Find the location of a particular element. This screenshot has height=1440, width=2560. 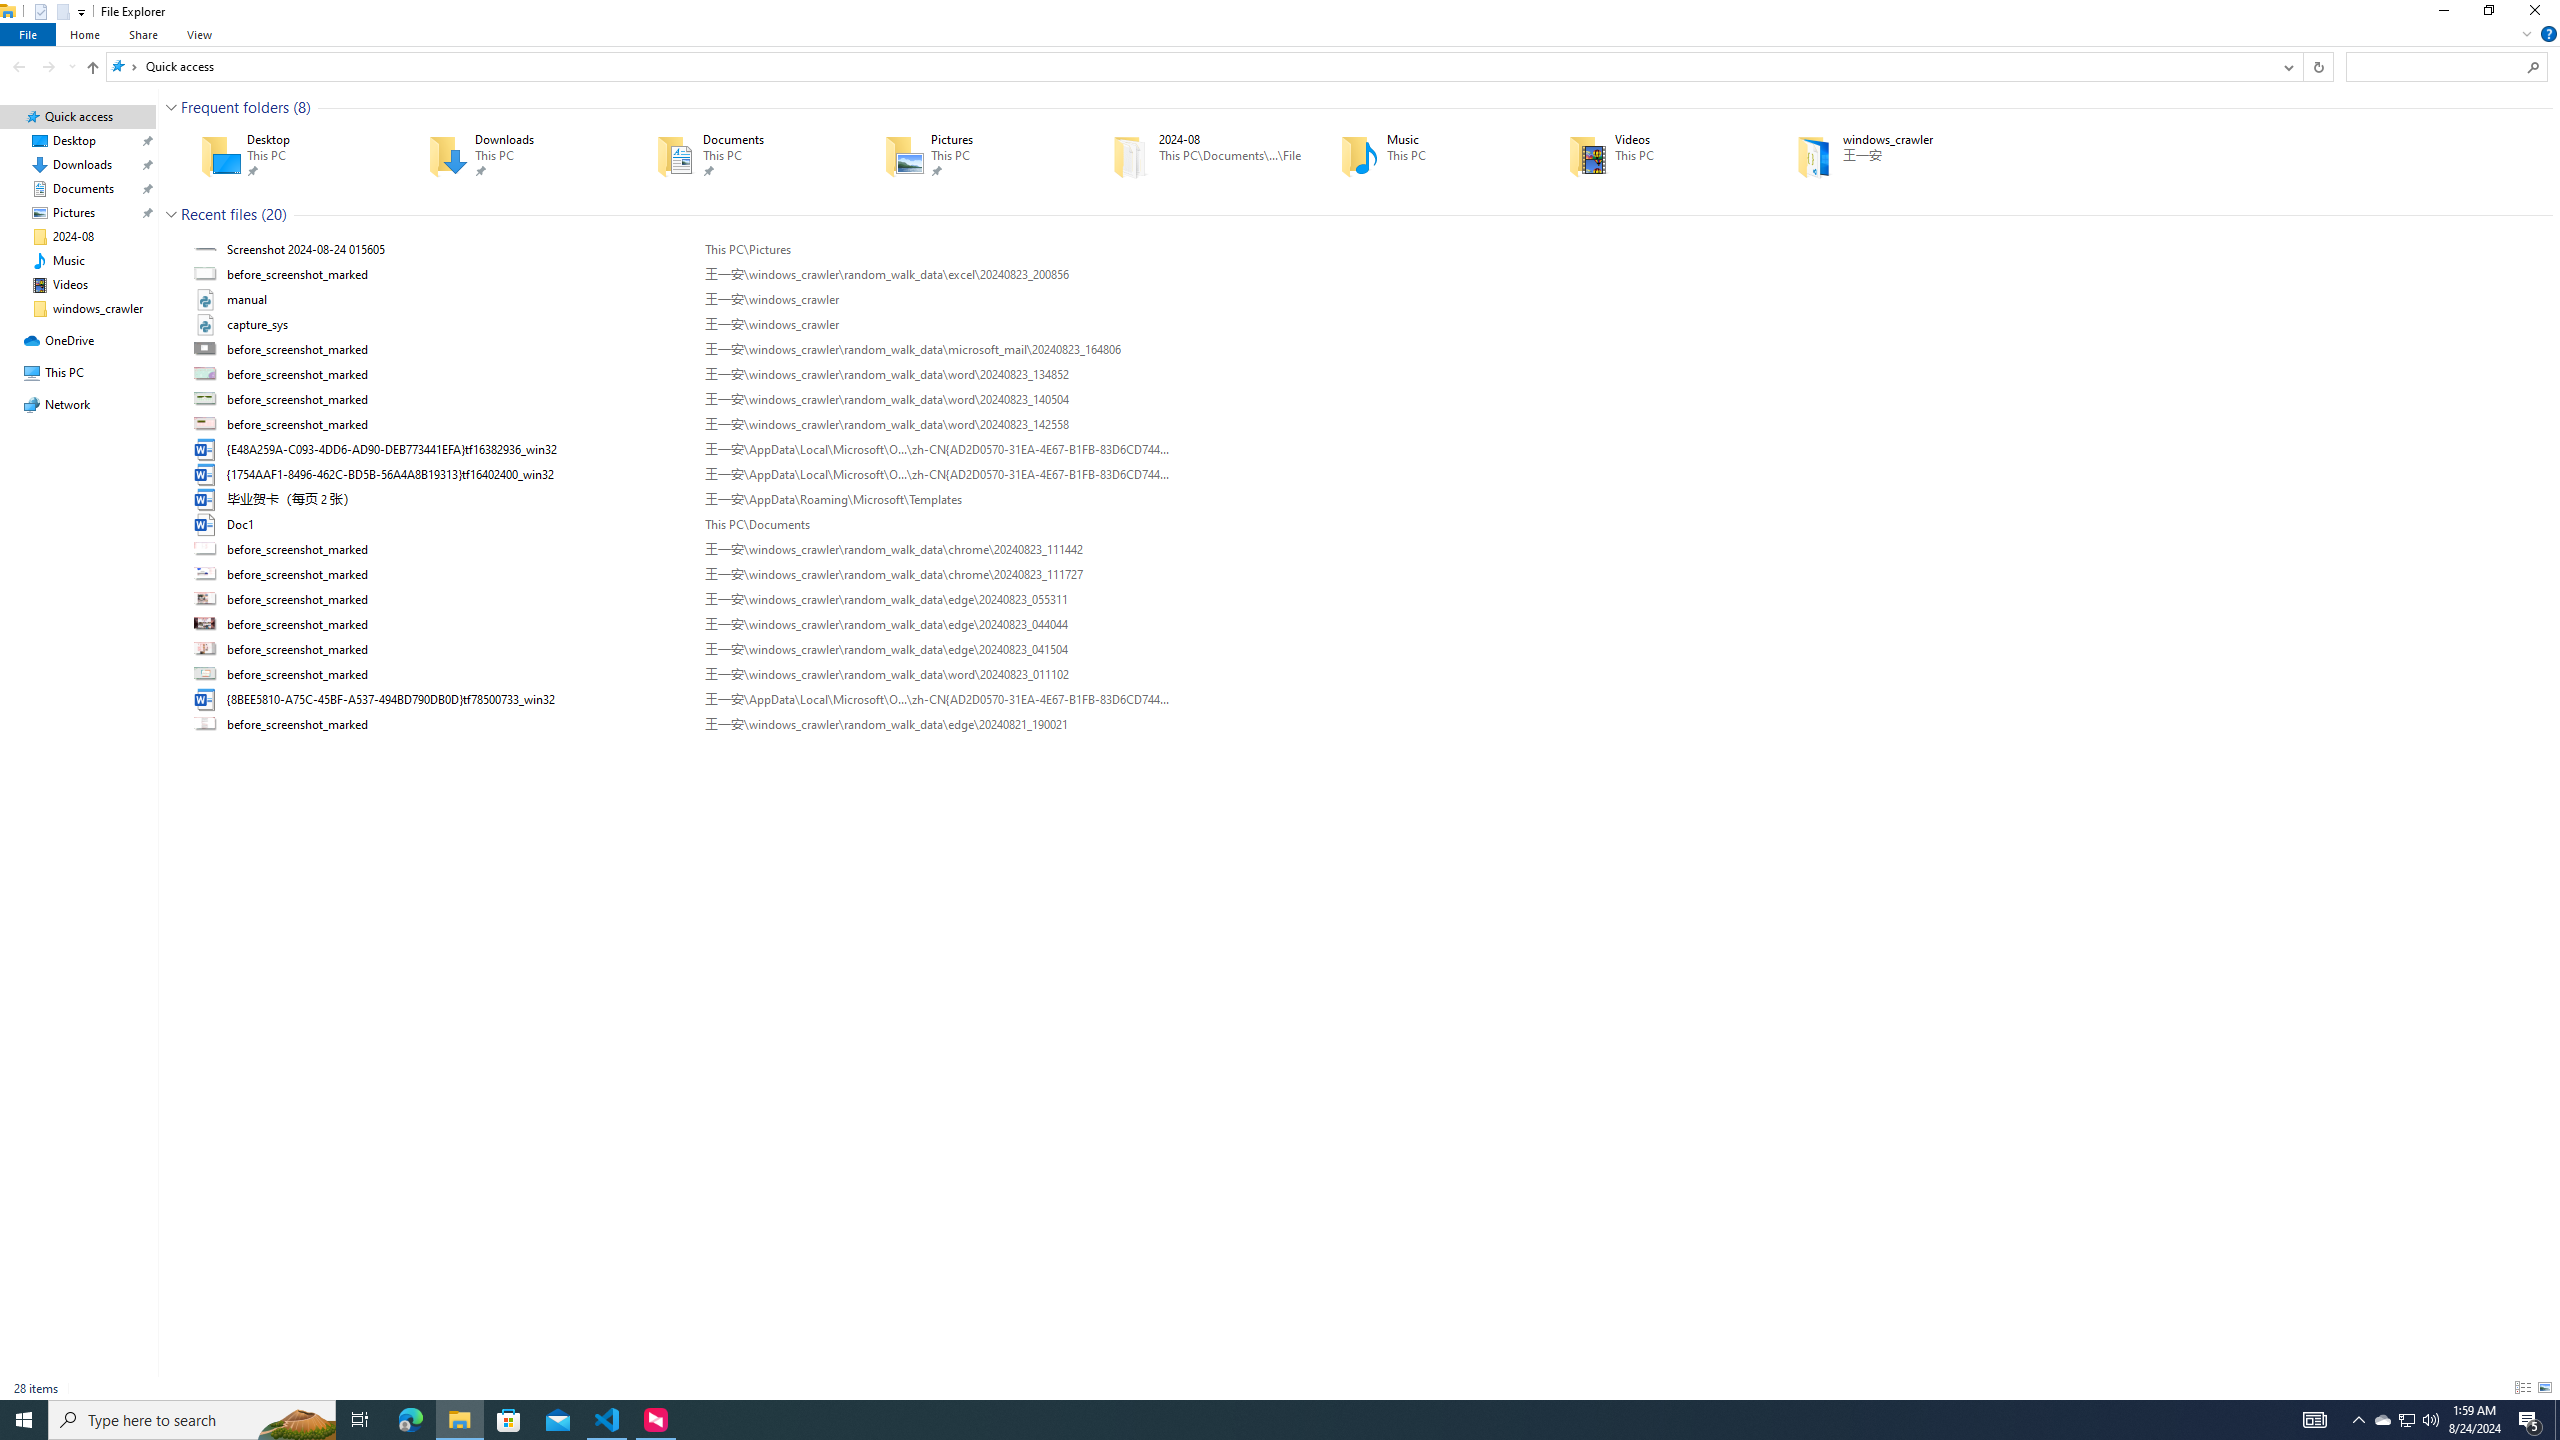

'Large Icons' is located at coordinates (2543, 1387).